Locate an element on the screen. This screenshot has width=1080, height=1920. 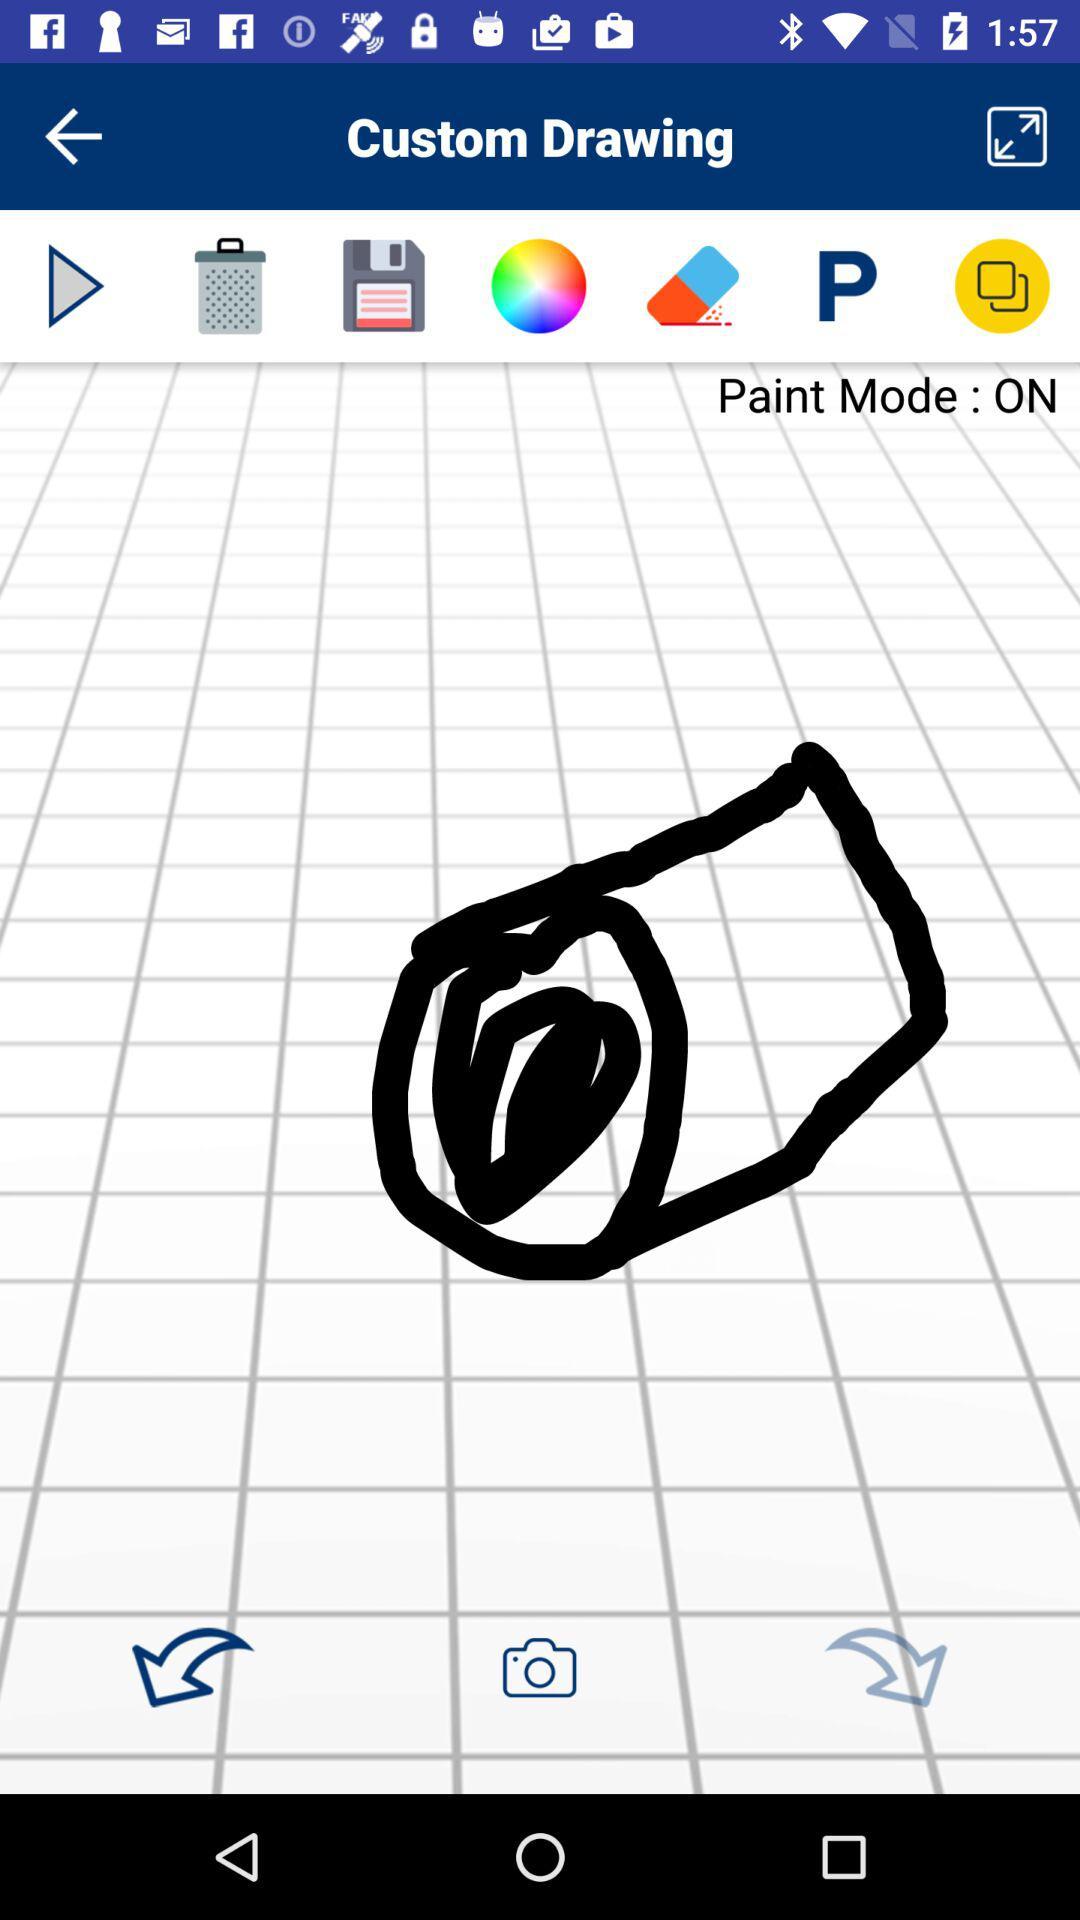
delete drawing is located at coordinates (229, 285).